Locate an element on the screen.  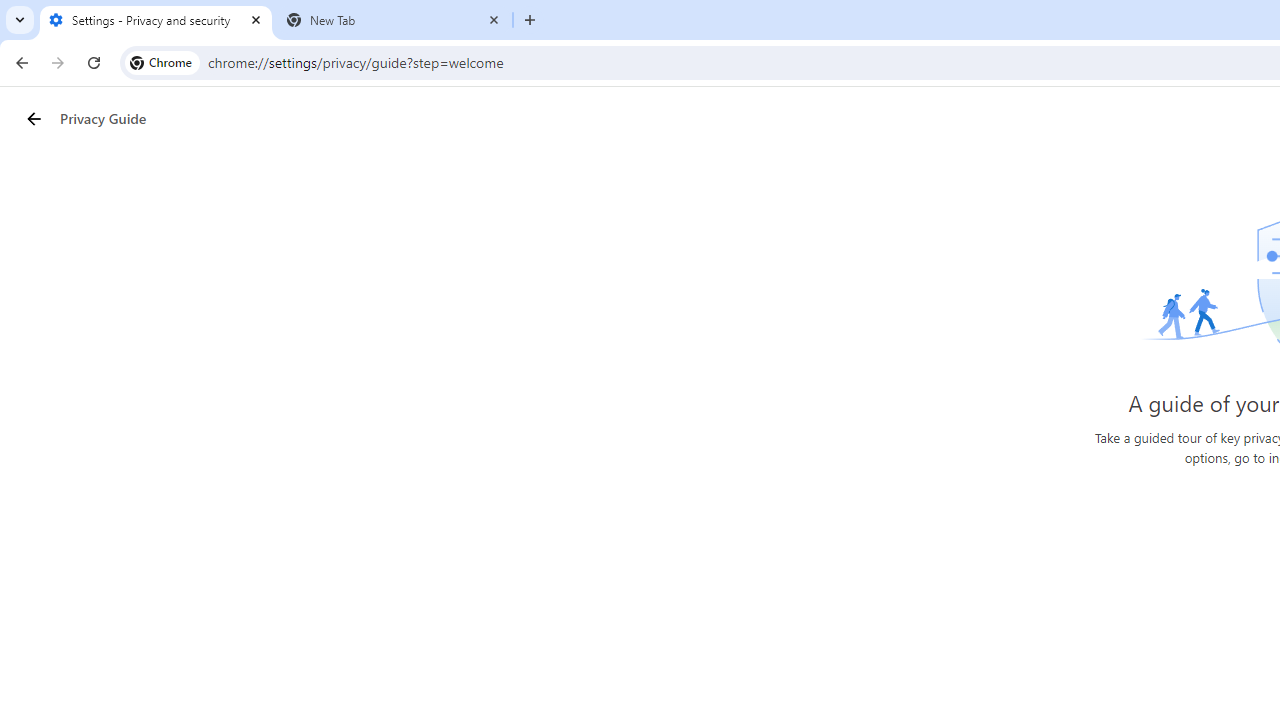
'New Tab' is located at coordinates (394, 20).